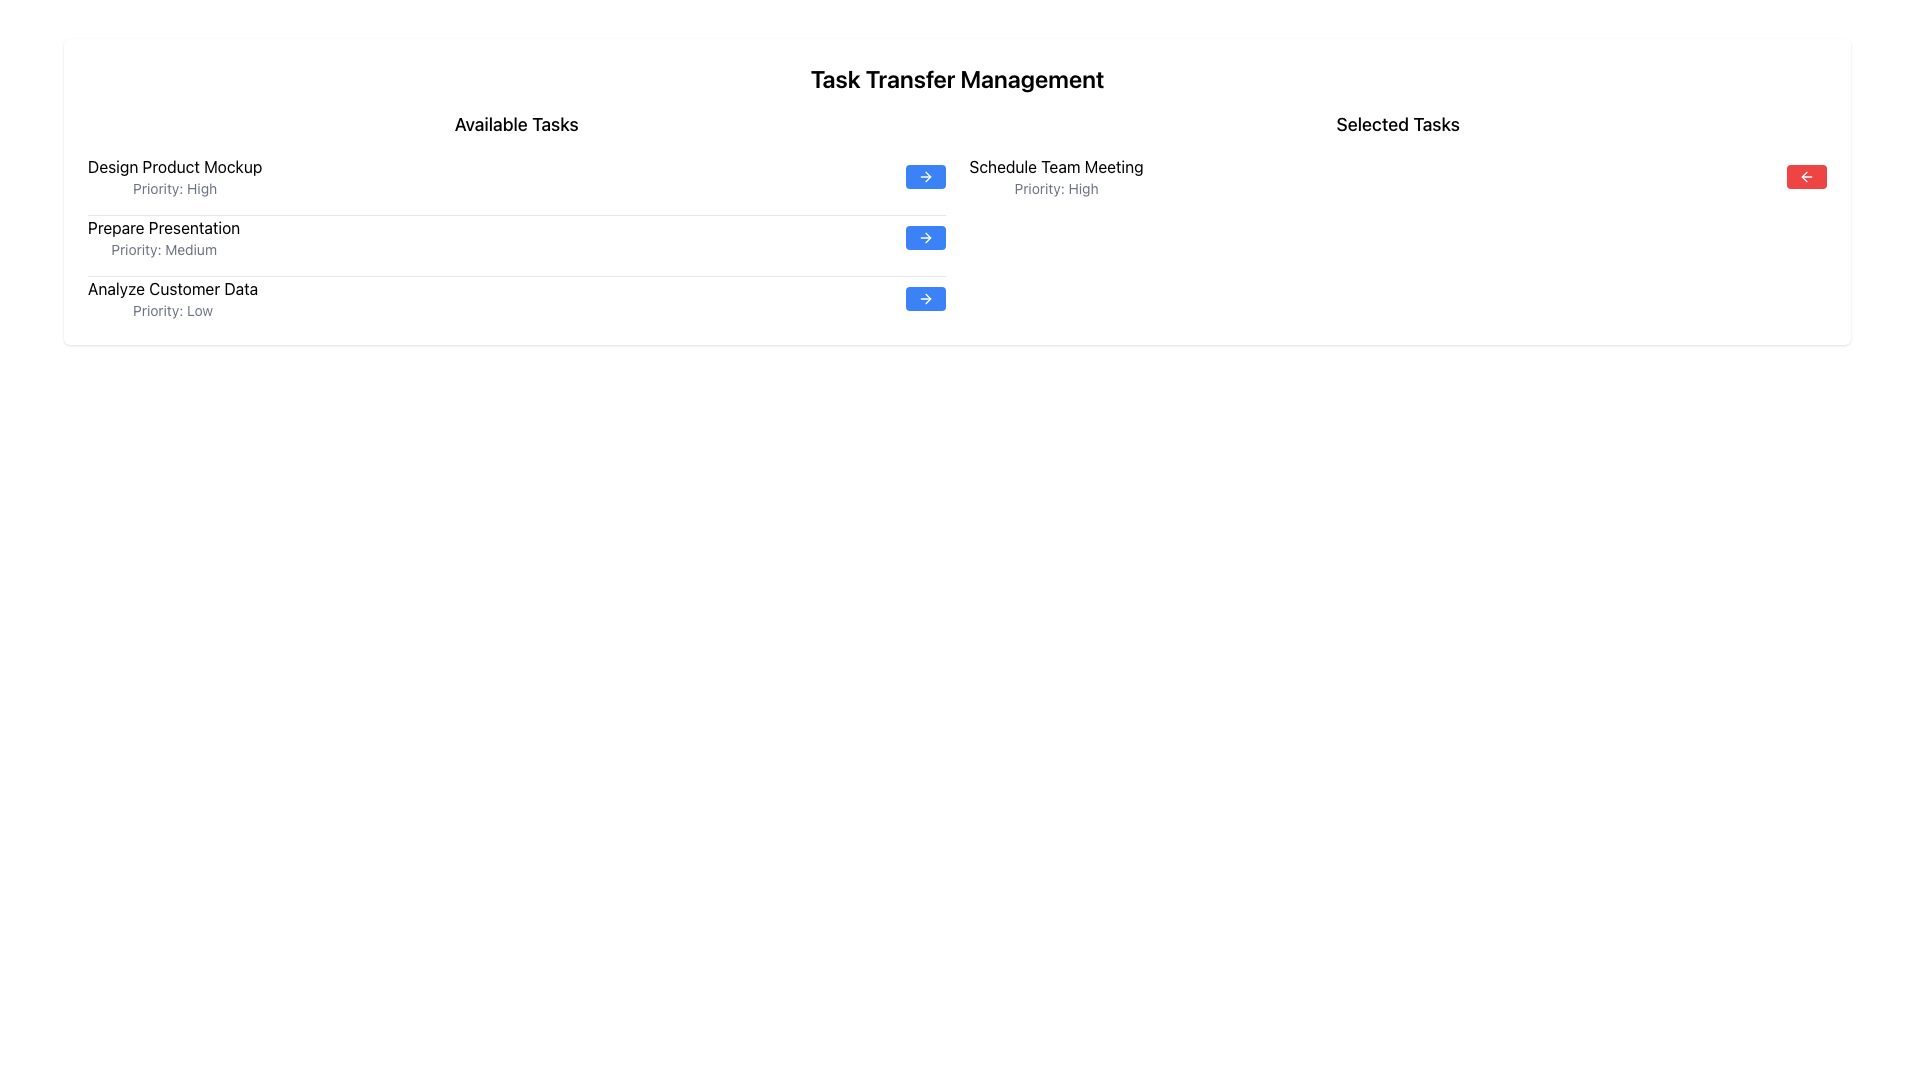  I want to click on the navigation button icon located in the 'Available Tasks' section, next to the task labeled 'Prepare Presentation', so click(925, 237).